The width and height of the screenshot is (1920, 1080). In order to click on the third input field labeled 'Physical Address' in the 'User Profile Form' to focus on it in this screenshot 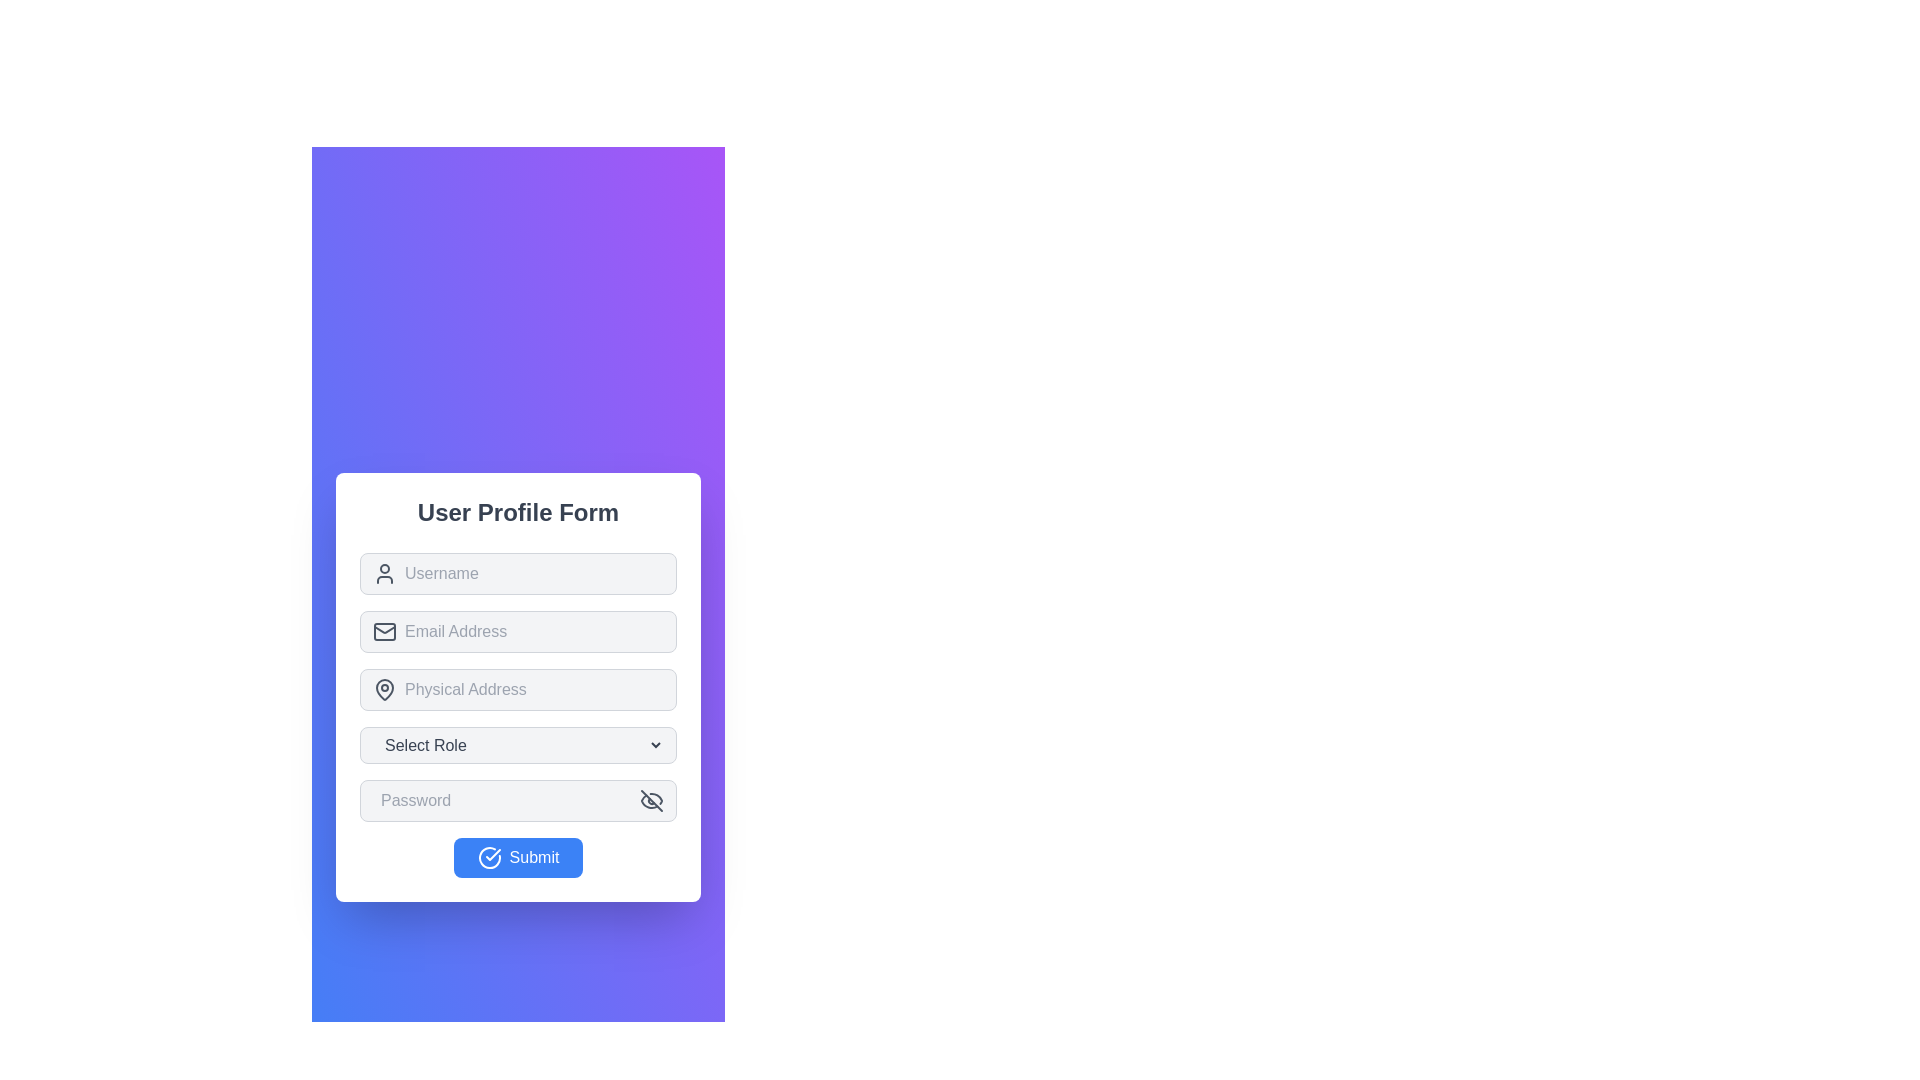, I will do `click(518, 685)`.